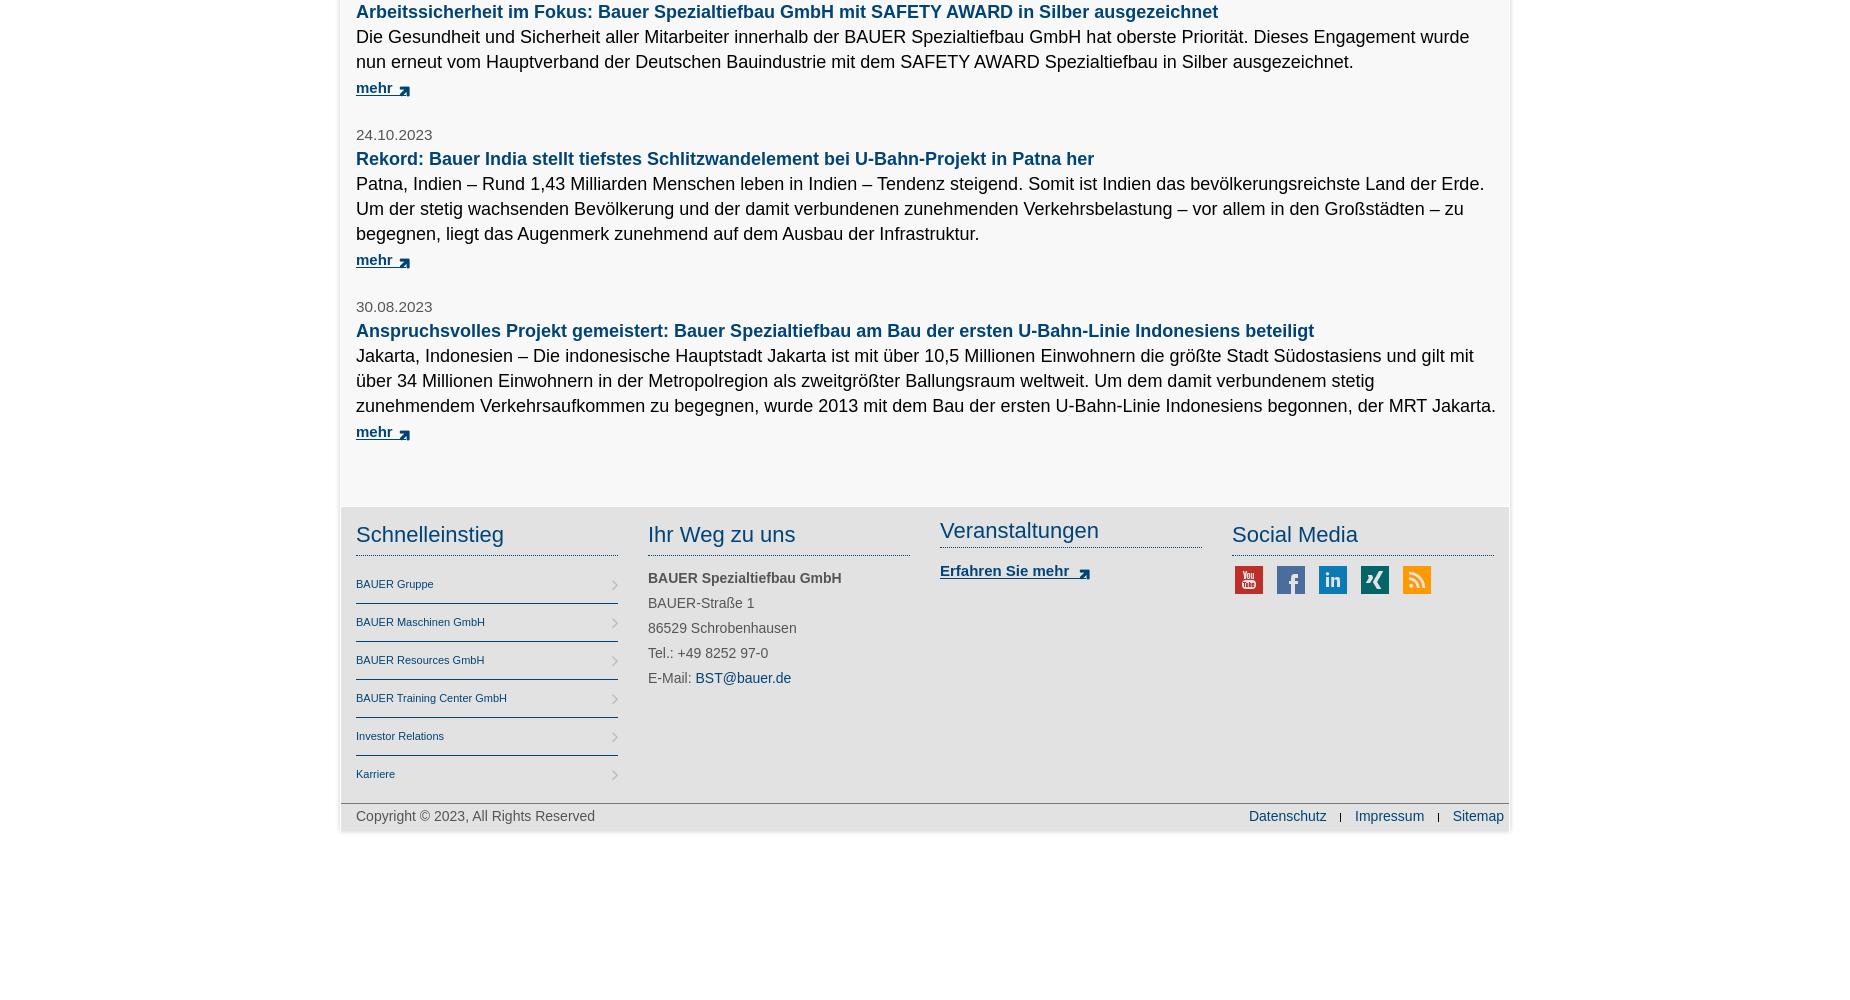  I want to click on 'Veranstaltungen', so click(1018, 530).